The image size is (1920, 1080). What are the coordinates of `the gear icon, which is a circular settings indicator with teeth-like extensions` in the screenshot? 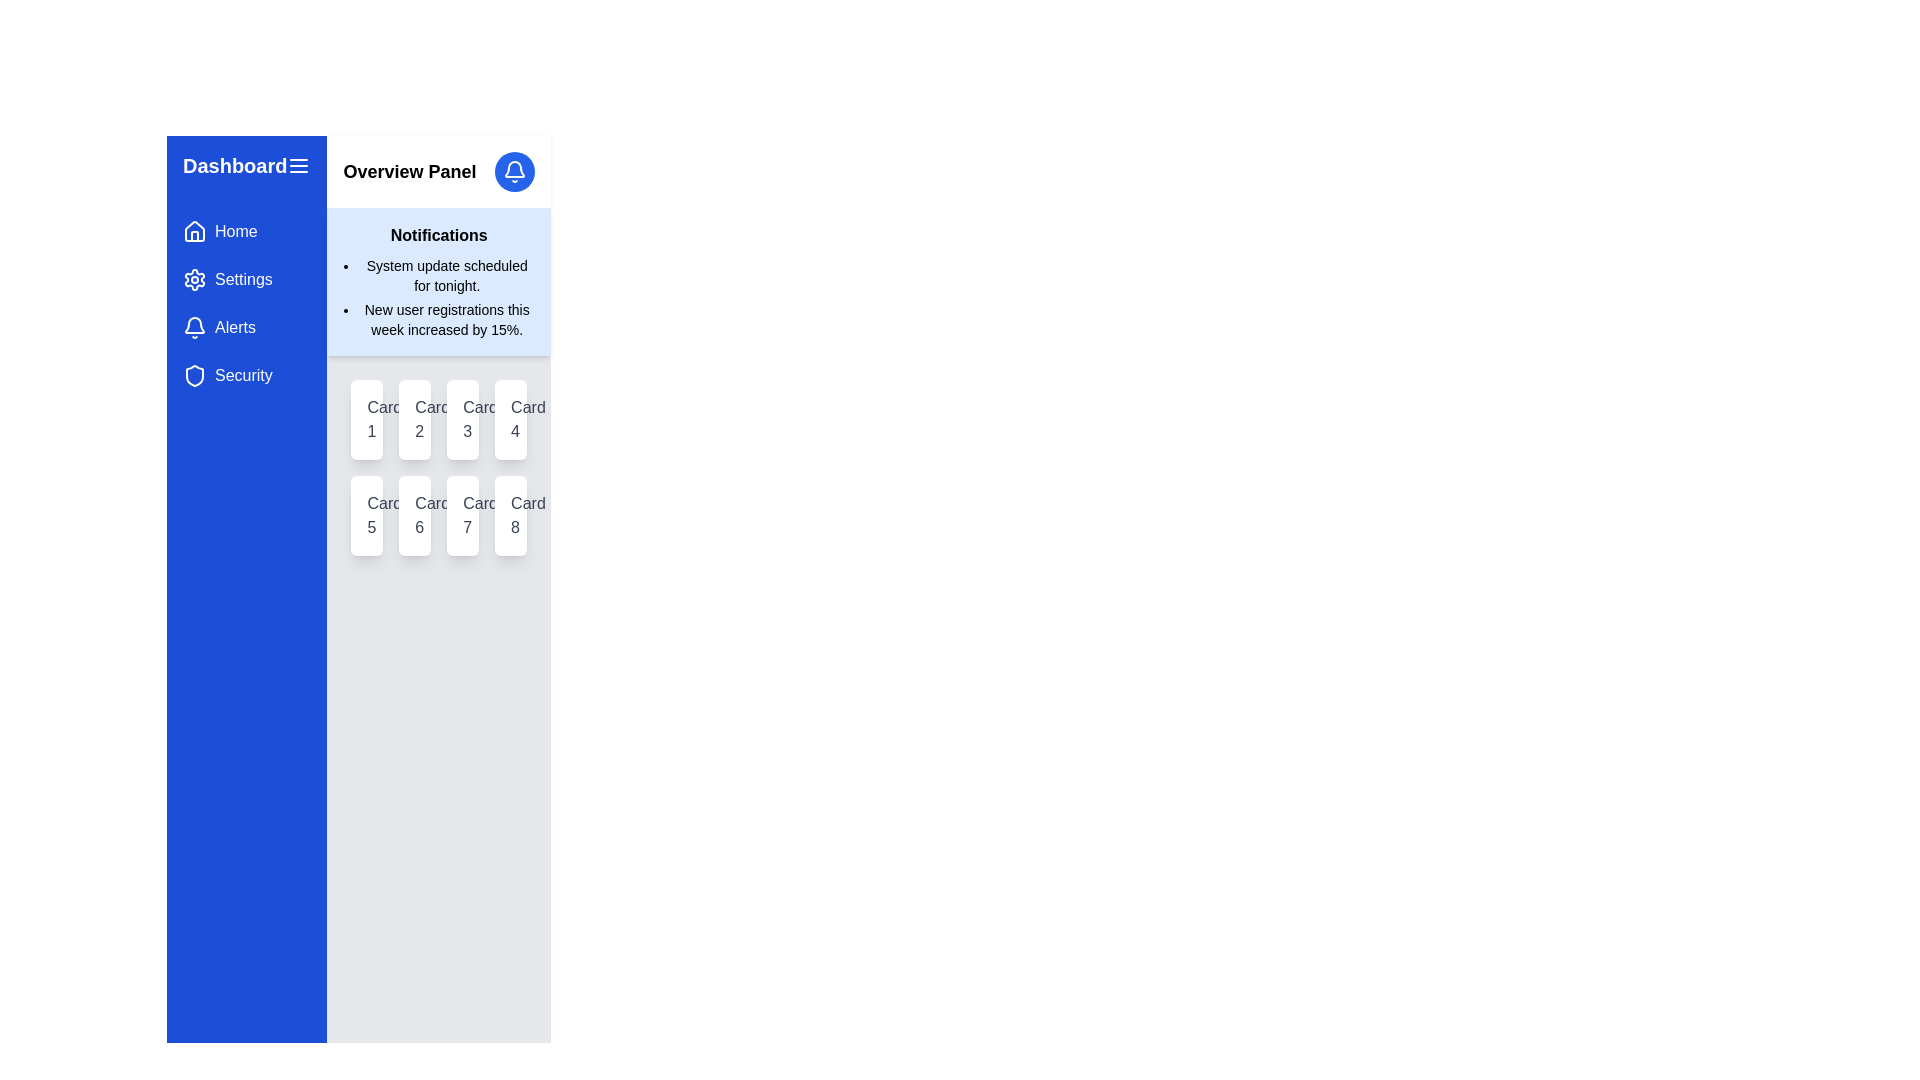 It's located at (195, 280).